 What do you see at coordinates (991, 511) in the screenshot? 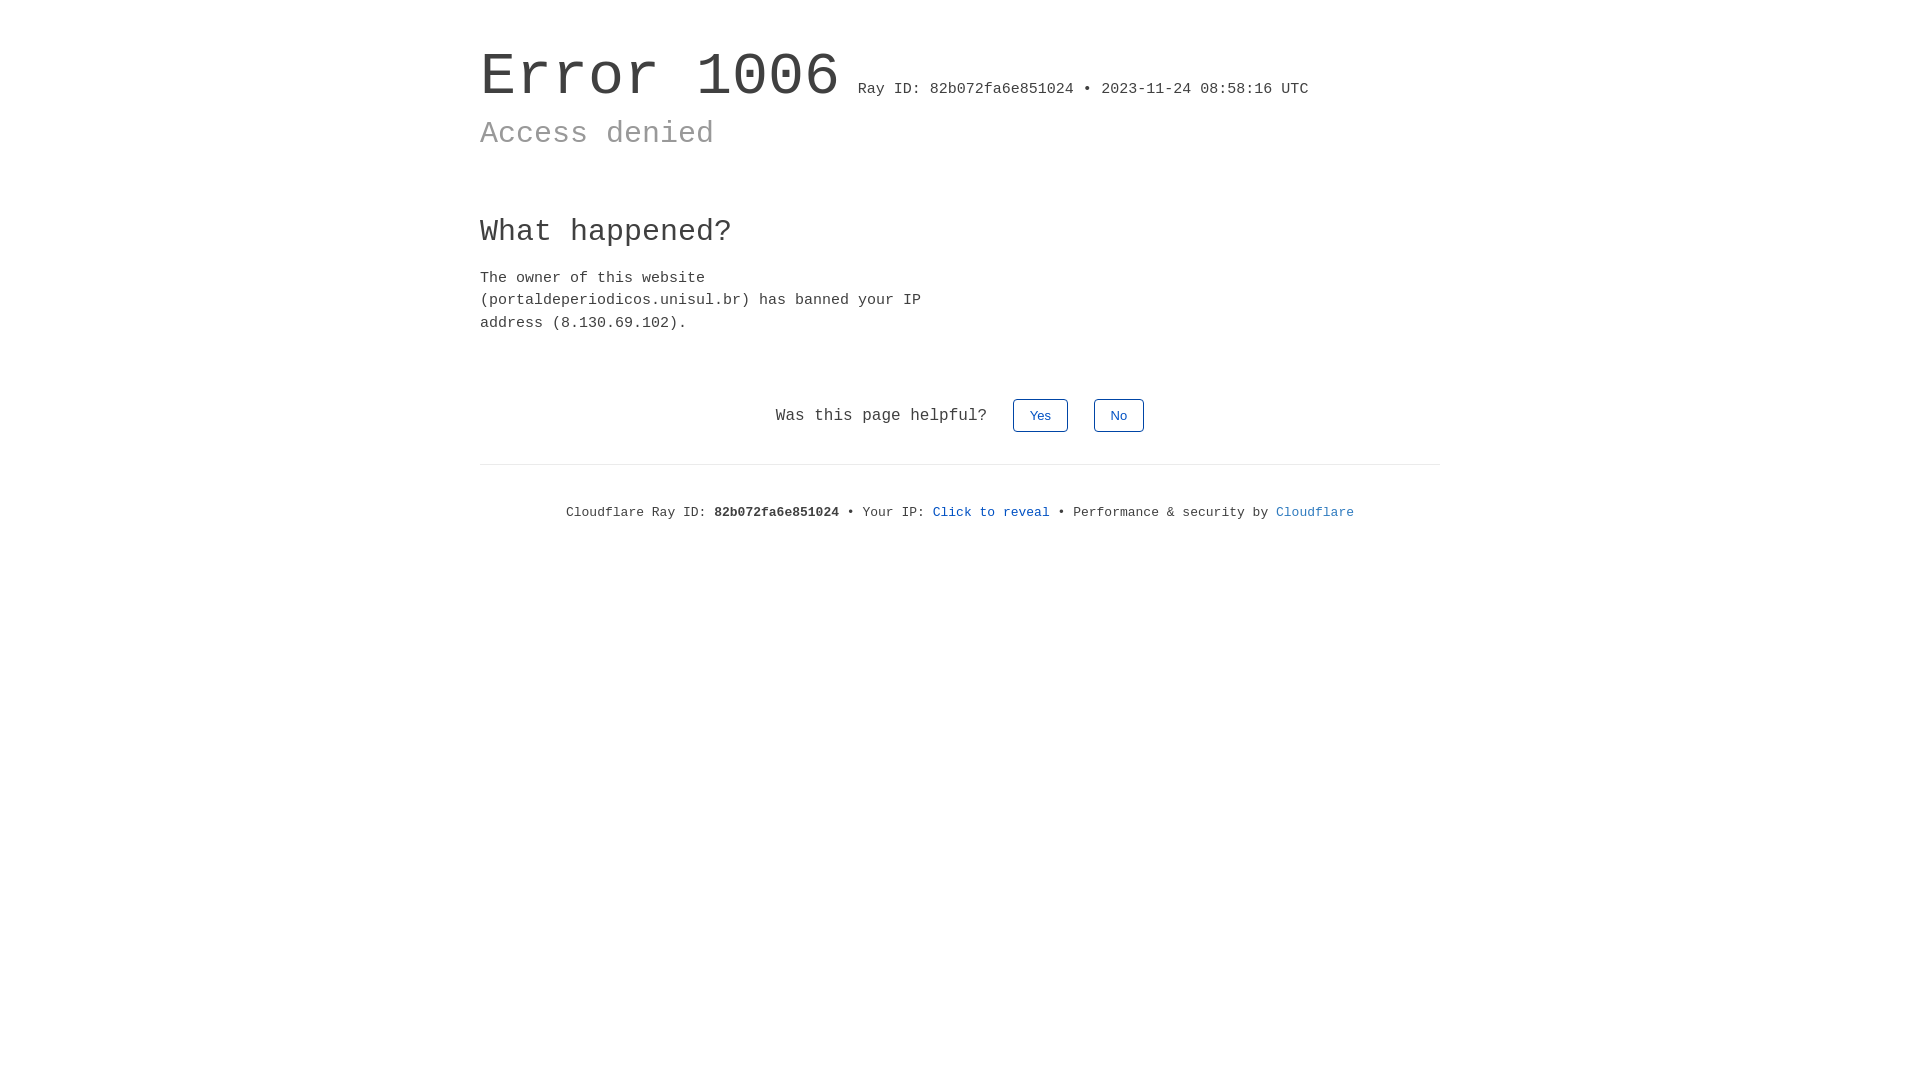
I see `'Click to reveal'` at bounding box center [991, 511].